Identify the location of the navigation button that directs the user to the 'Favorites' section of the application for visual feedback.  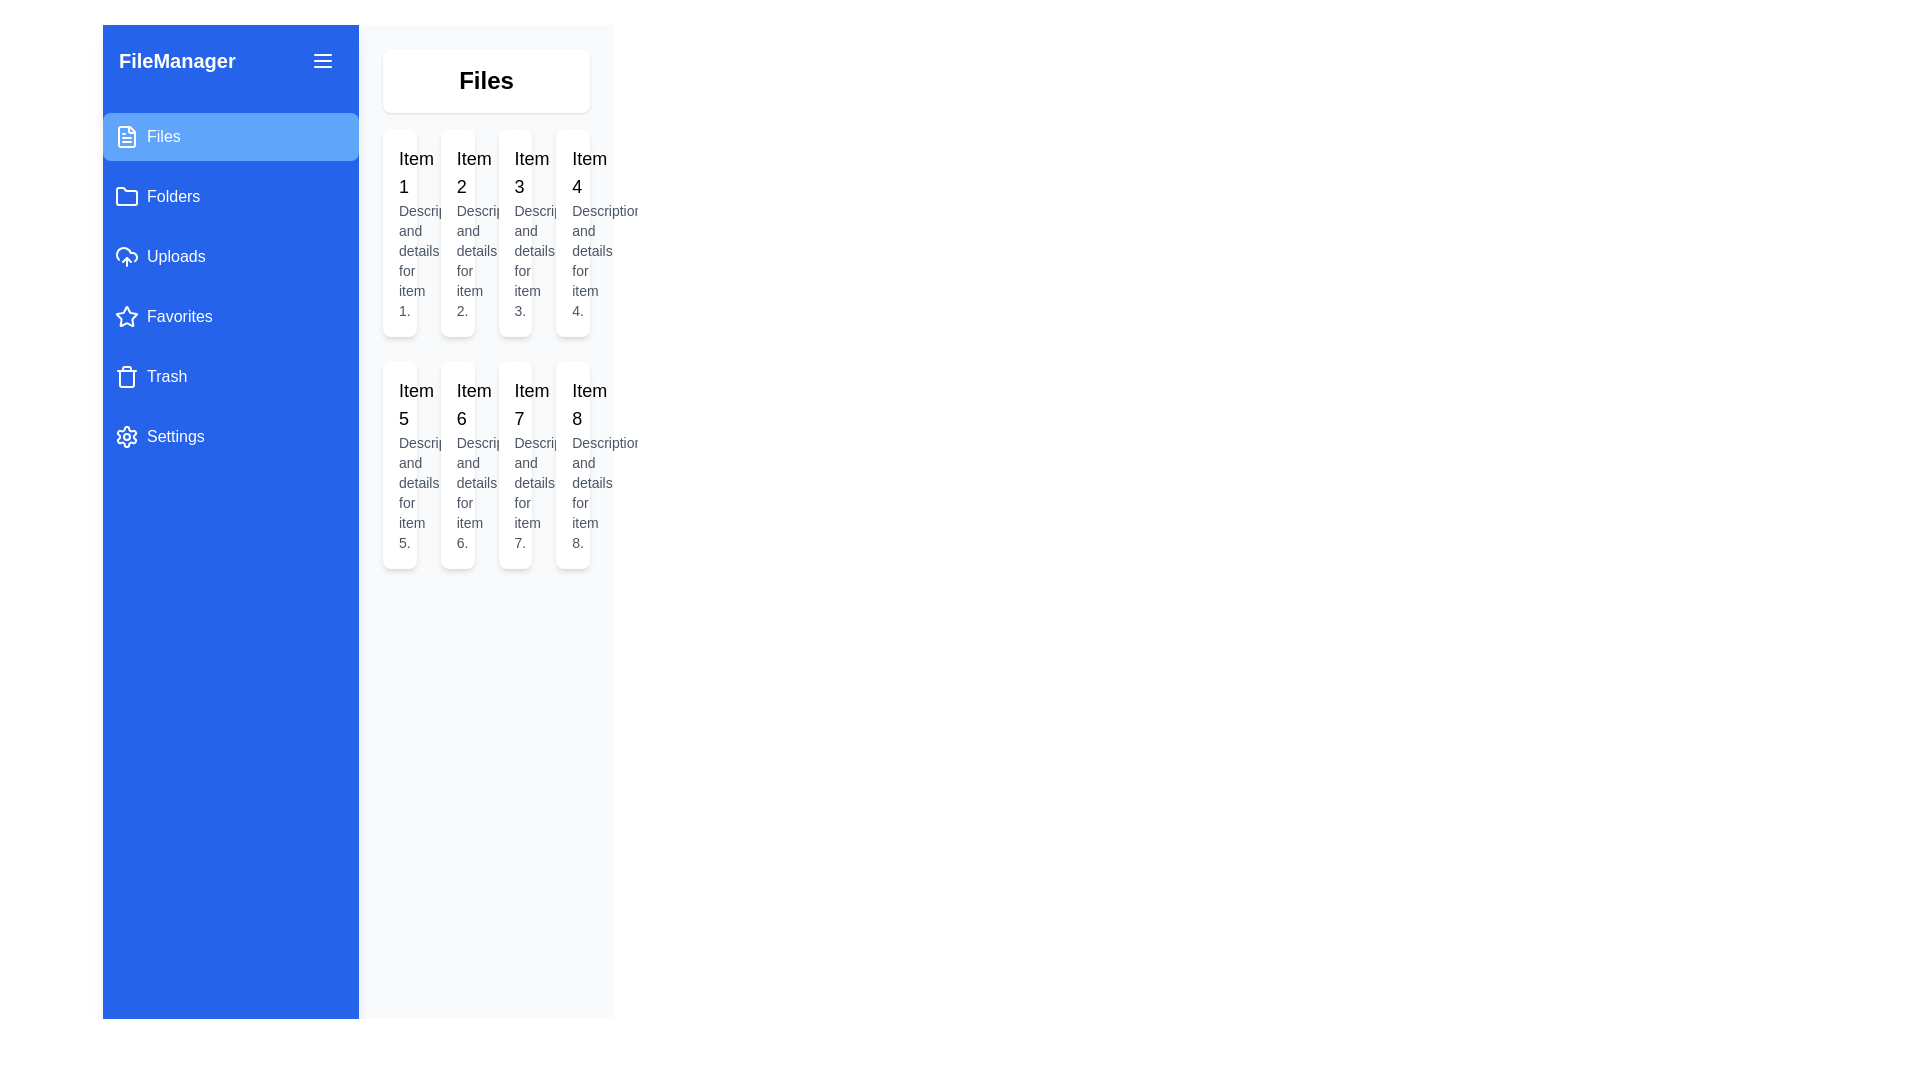
(230, 315).